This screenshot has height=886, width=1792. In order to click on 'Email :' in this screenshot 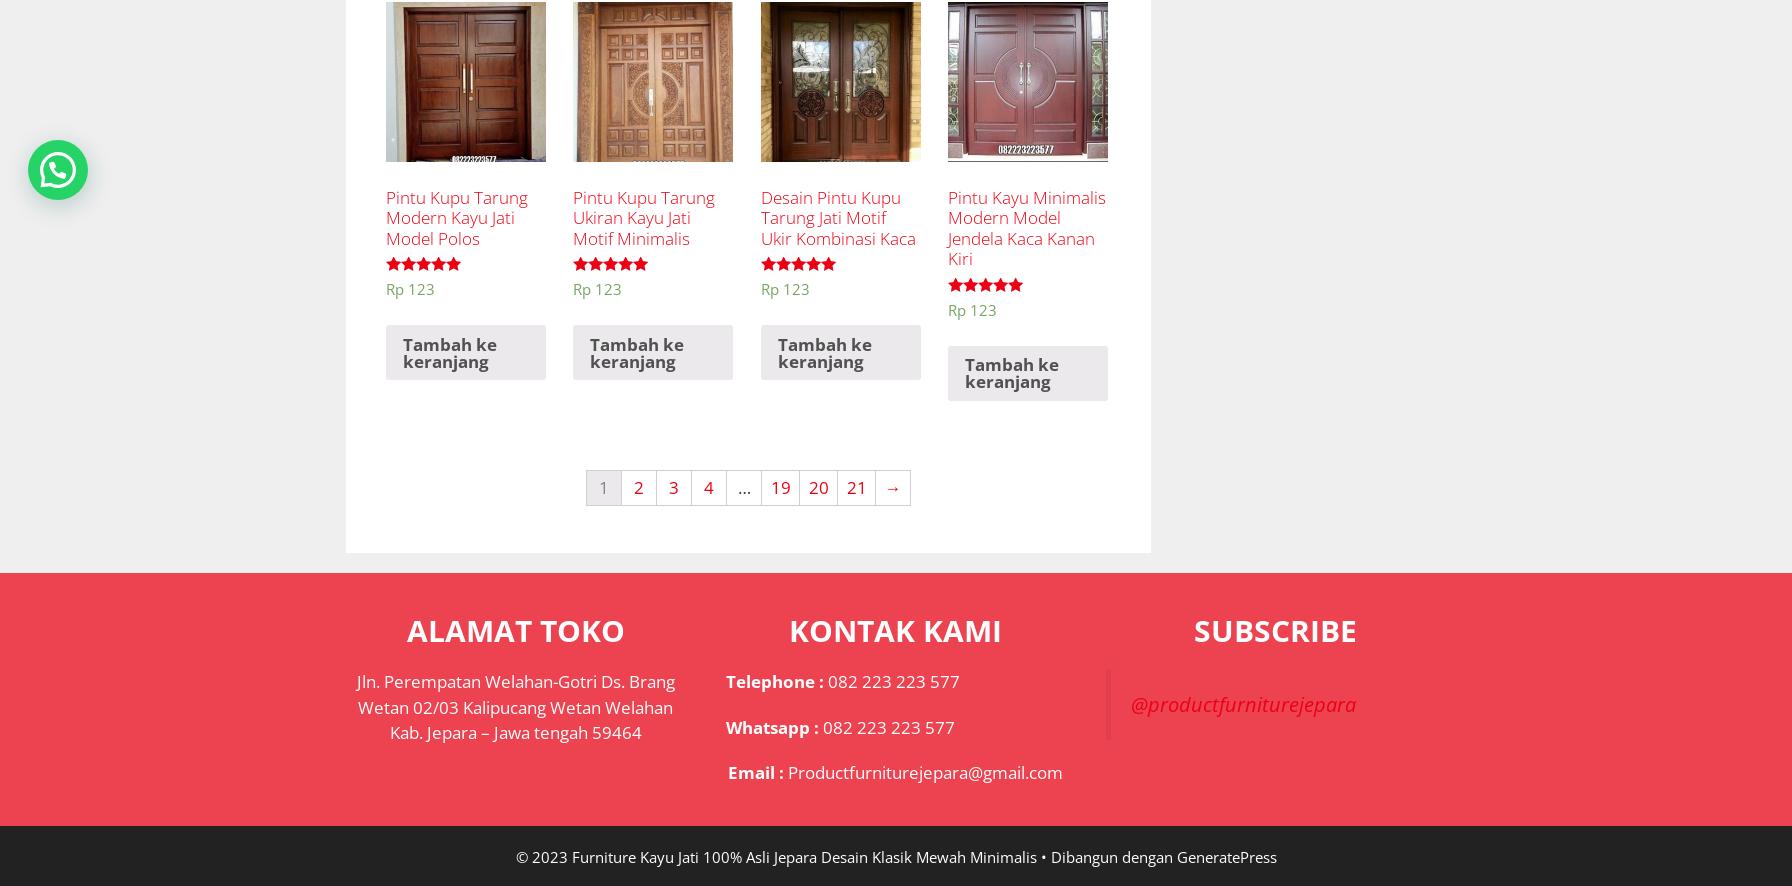, I will do `click(758, 771)`.